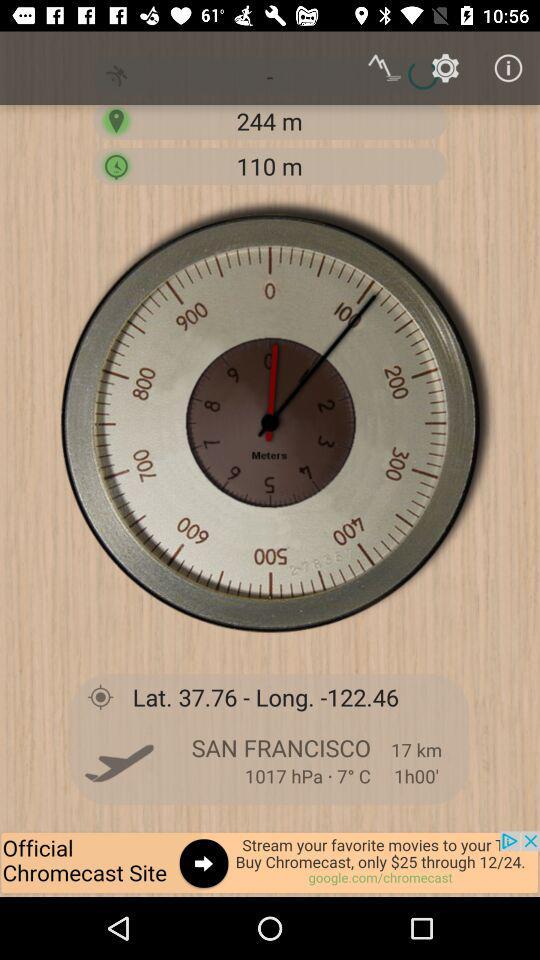 This screenshot has height=960, width=540. What do you see at coordinates (116, 164) in the screenshot?
I see `cubic meter` at bounding box center [116, 164].